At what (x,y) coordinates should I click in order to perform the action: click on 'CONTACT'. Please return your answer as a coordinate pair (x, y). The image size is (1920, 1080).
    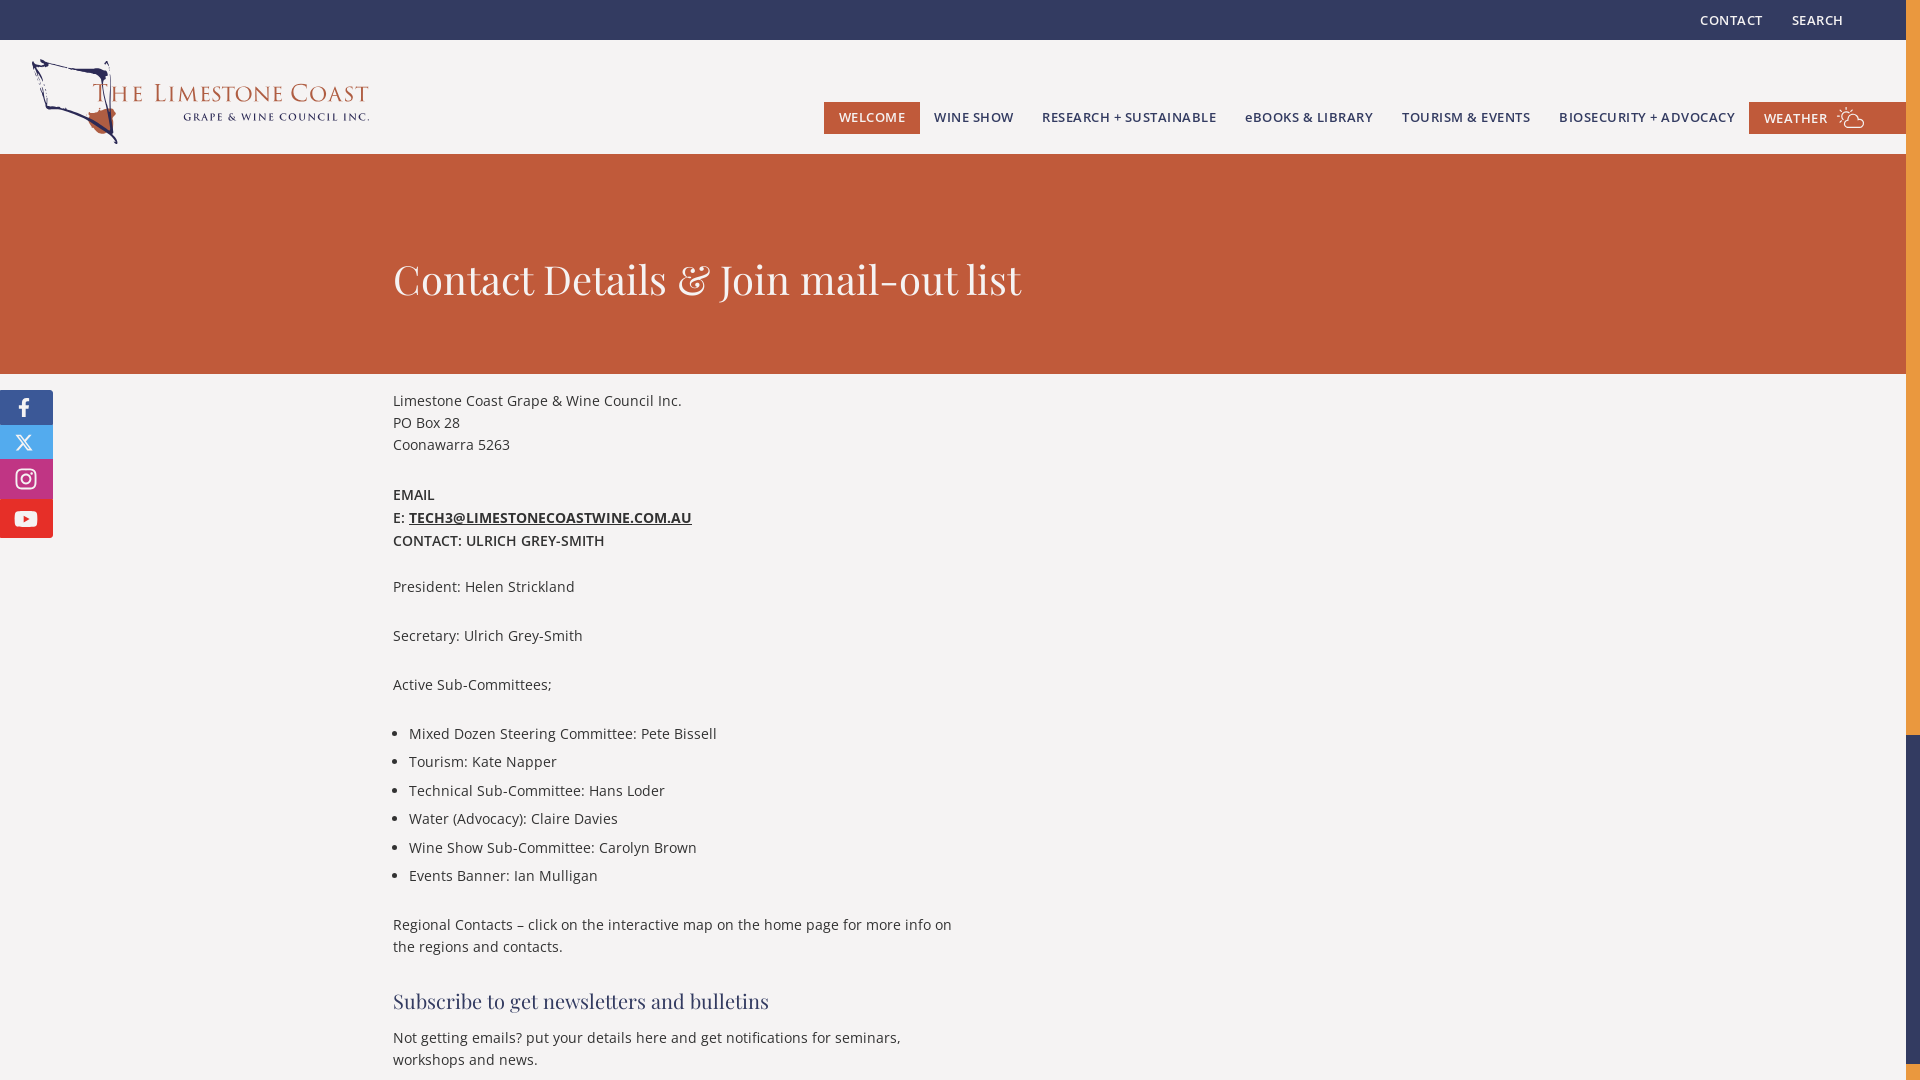
    Looking at the image, I should click on (1730, 19).